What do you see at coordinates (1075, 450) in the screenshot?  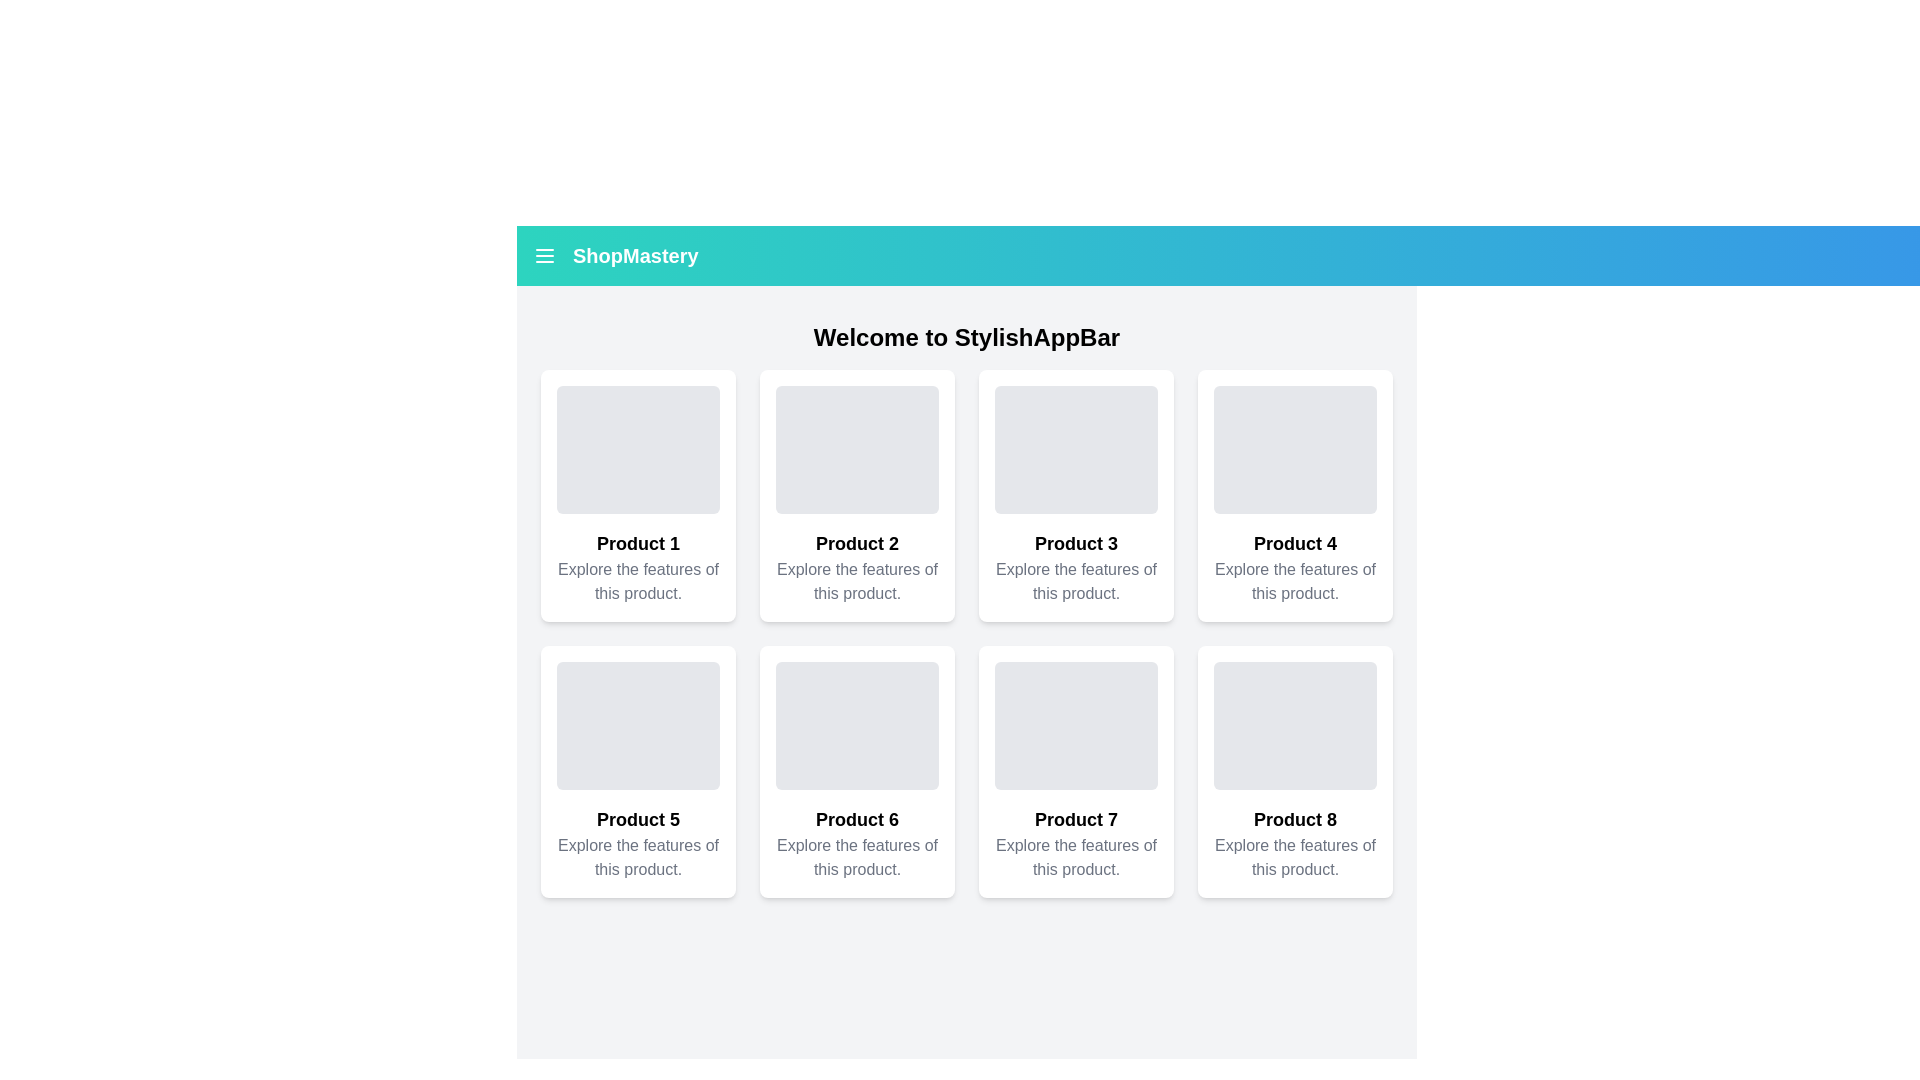 I see `the Placeholder Area with a gray background and rounded corners located at the top of the 'Product 3' card` at bounding box center [1075, 450].